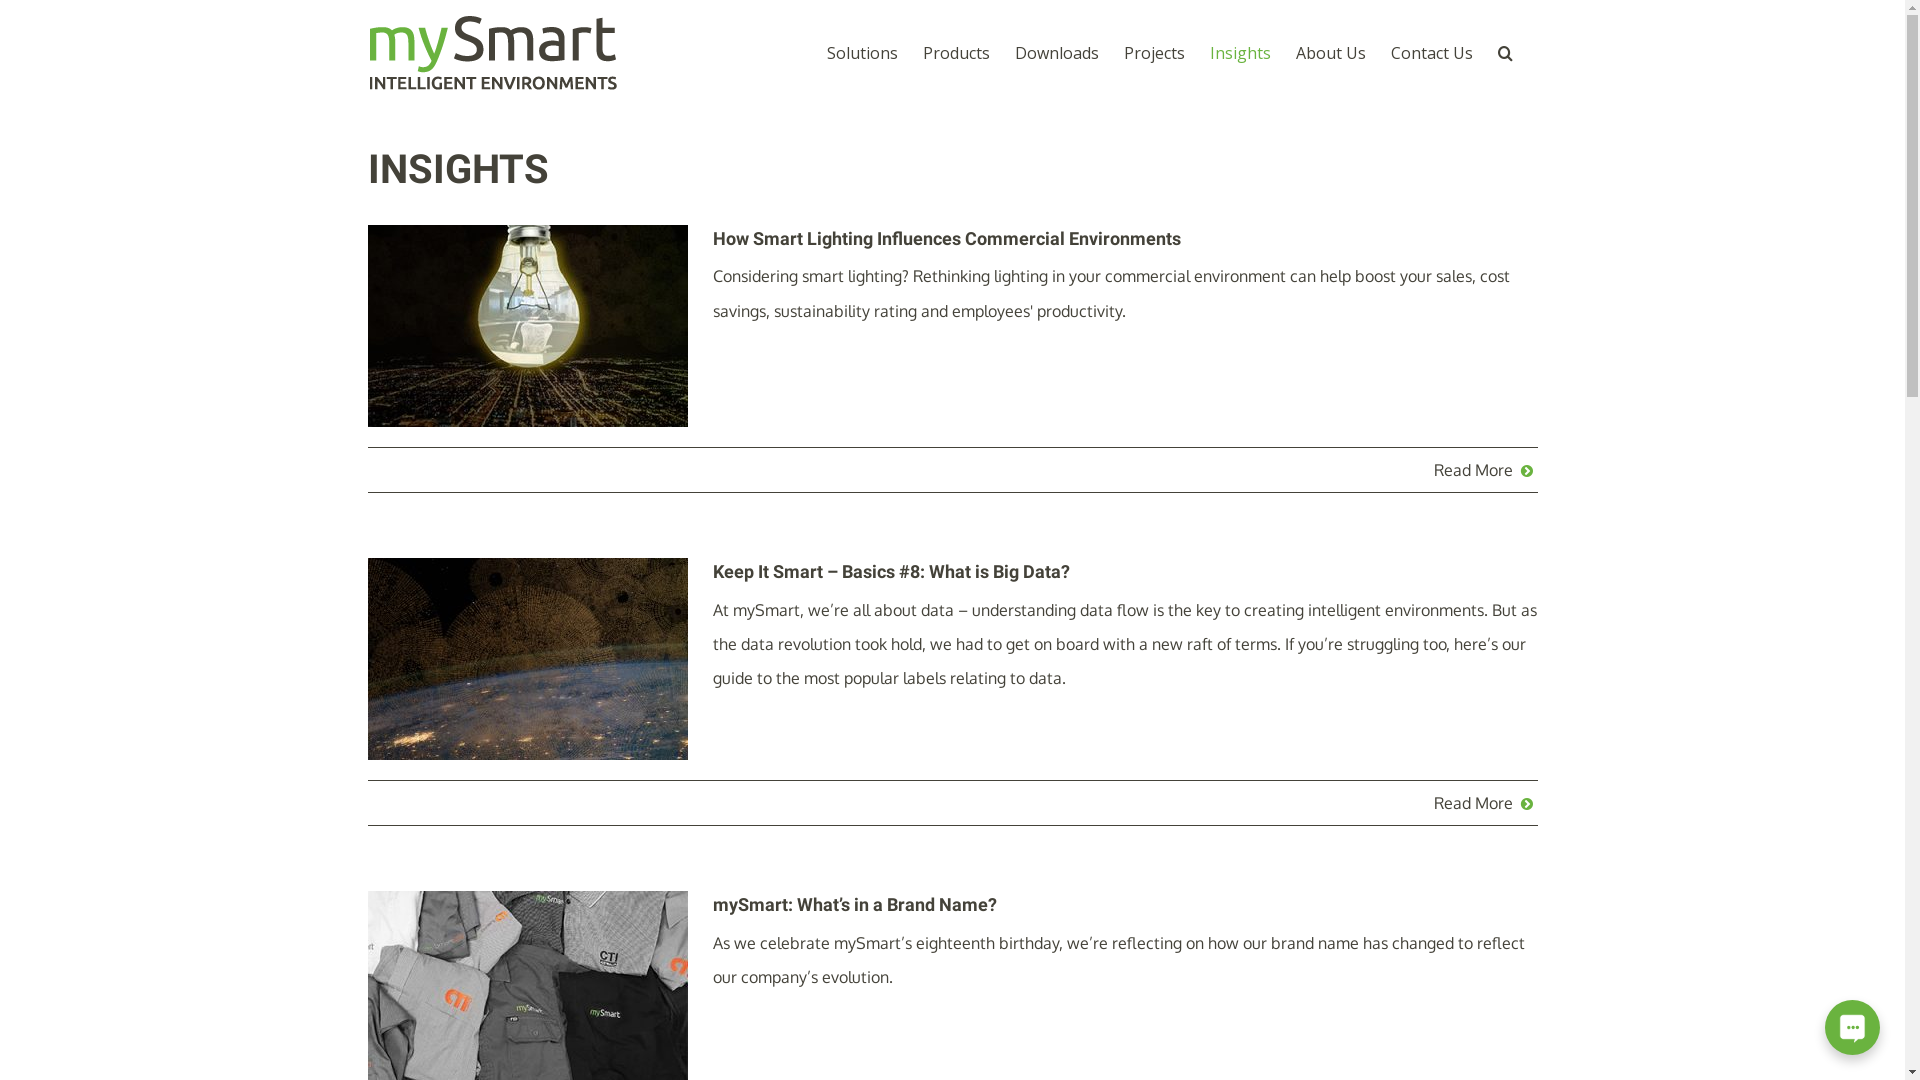  Describe the element at coordinates (861, 51) in the screenshot. I see `'Solutions'` at that location.